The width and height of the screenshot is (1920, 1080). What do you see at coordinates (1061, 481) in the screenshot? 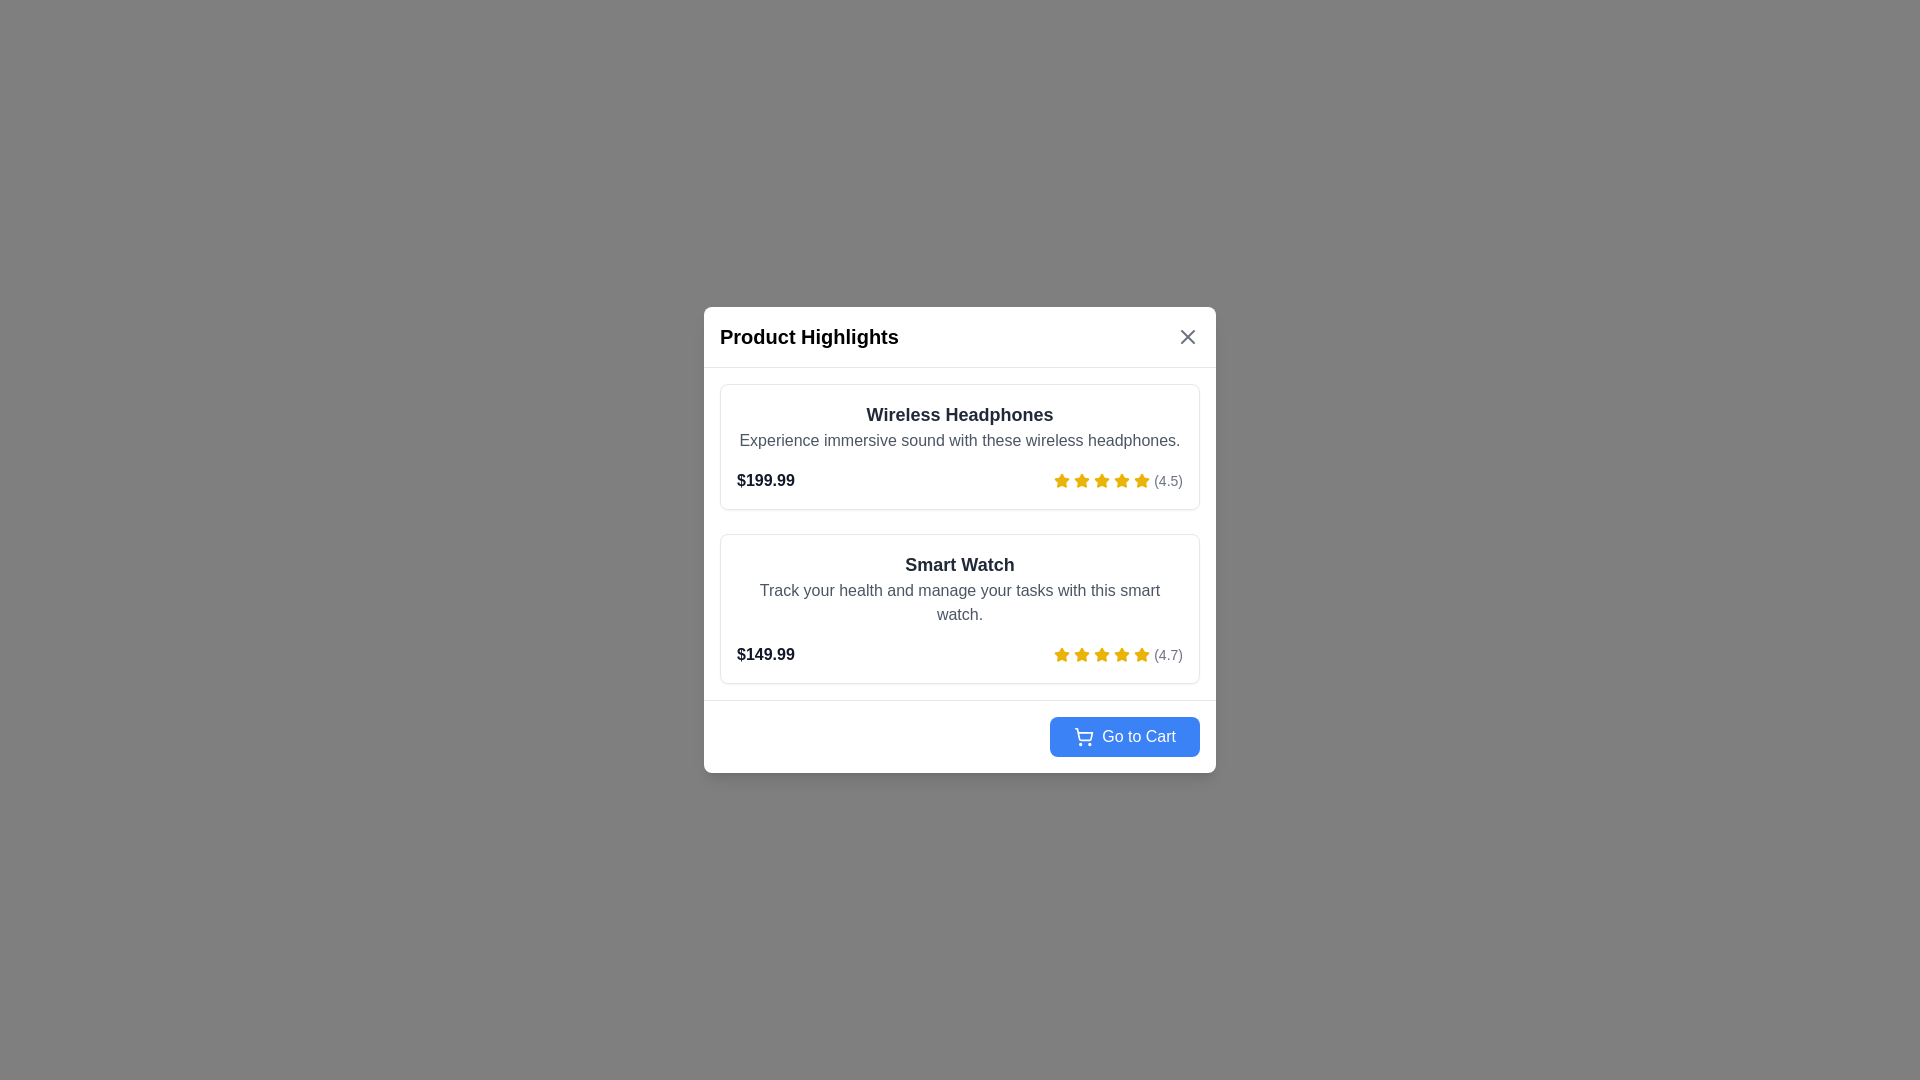
I see `the first star icon in the rating indicator for 'Wireless Headphones' to visually indicate the rating score of 4.5` at bounding box center [1061, 481].